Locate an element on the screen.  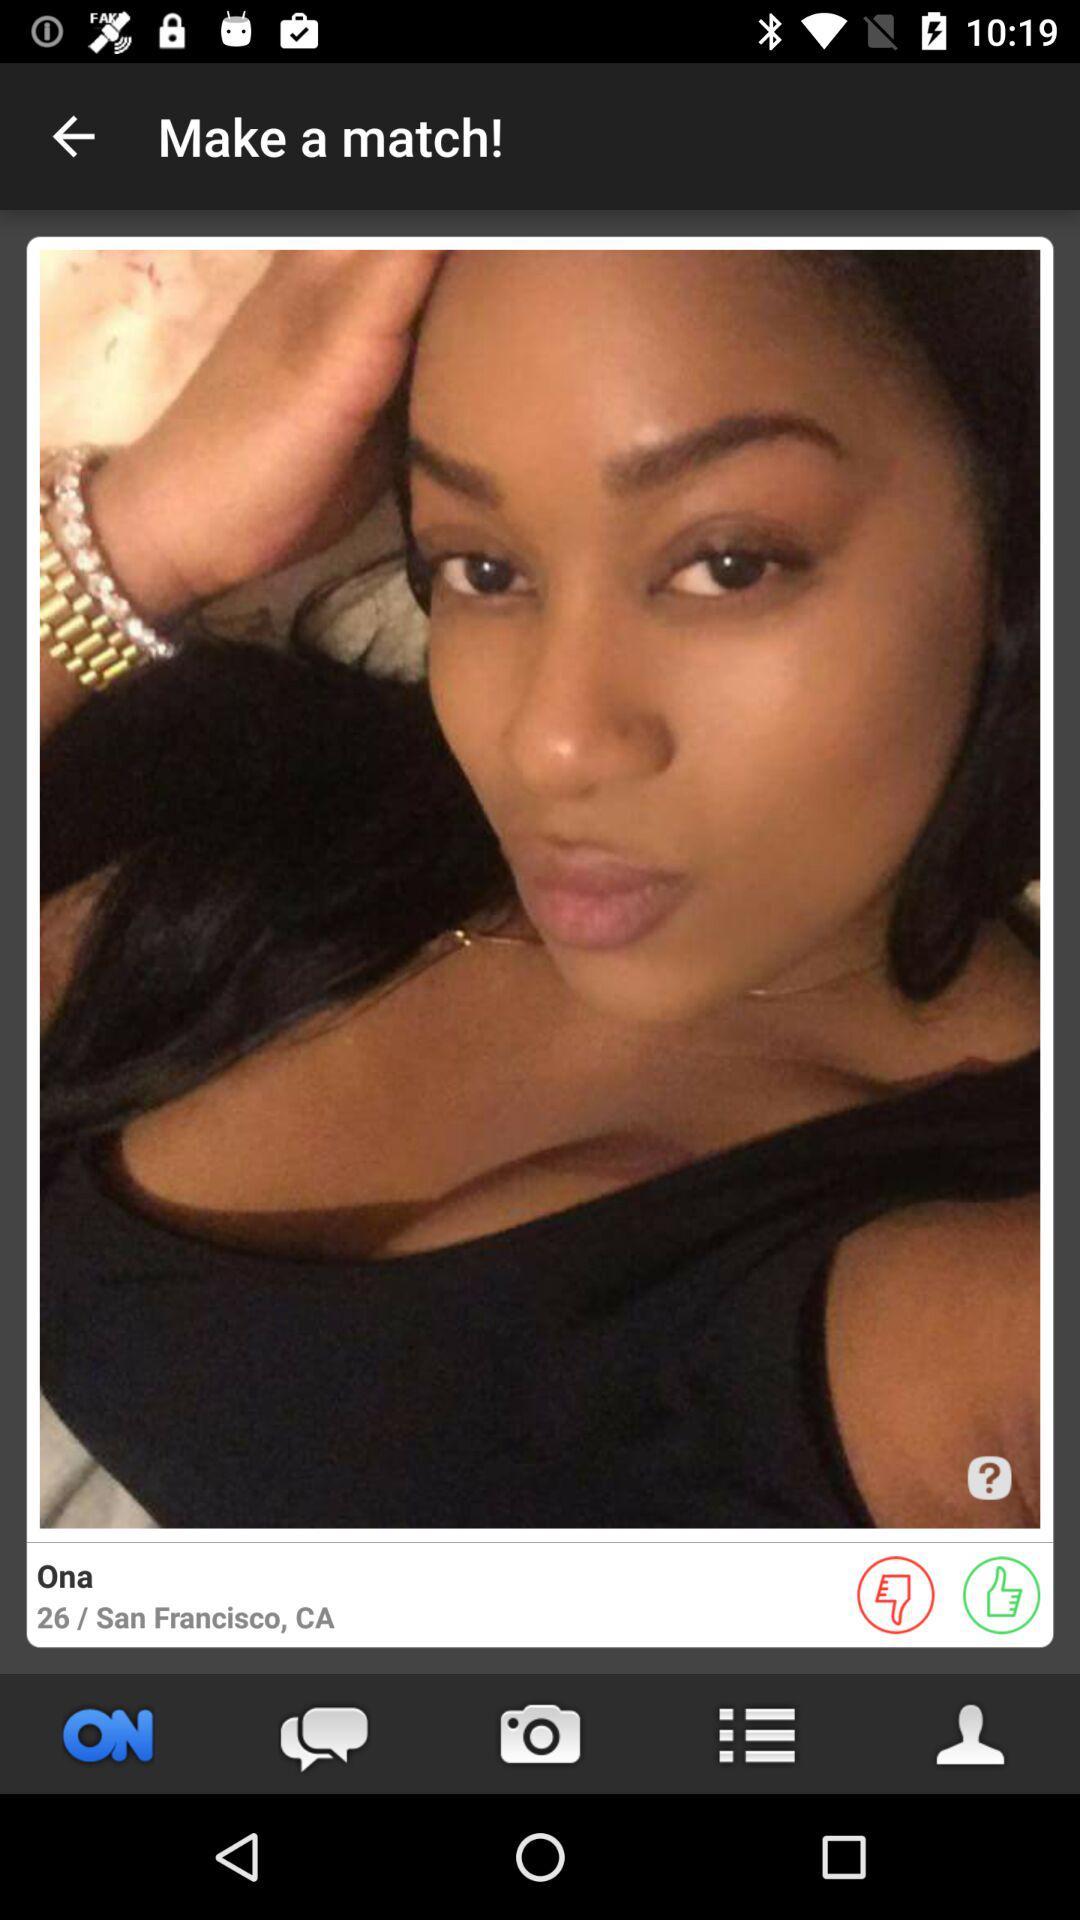
the list icon is located at coordinates (756, 1733).